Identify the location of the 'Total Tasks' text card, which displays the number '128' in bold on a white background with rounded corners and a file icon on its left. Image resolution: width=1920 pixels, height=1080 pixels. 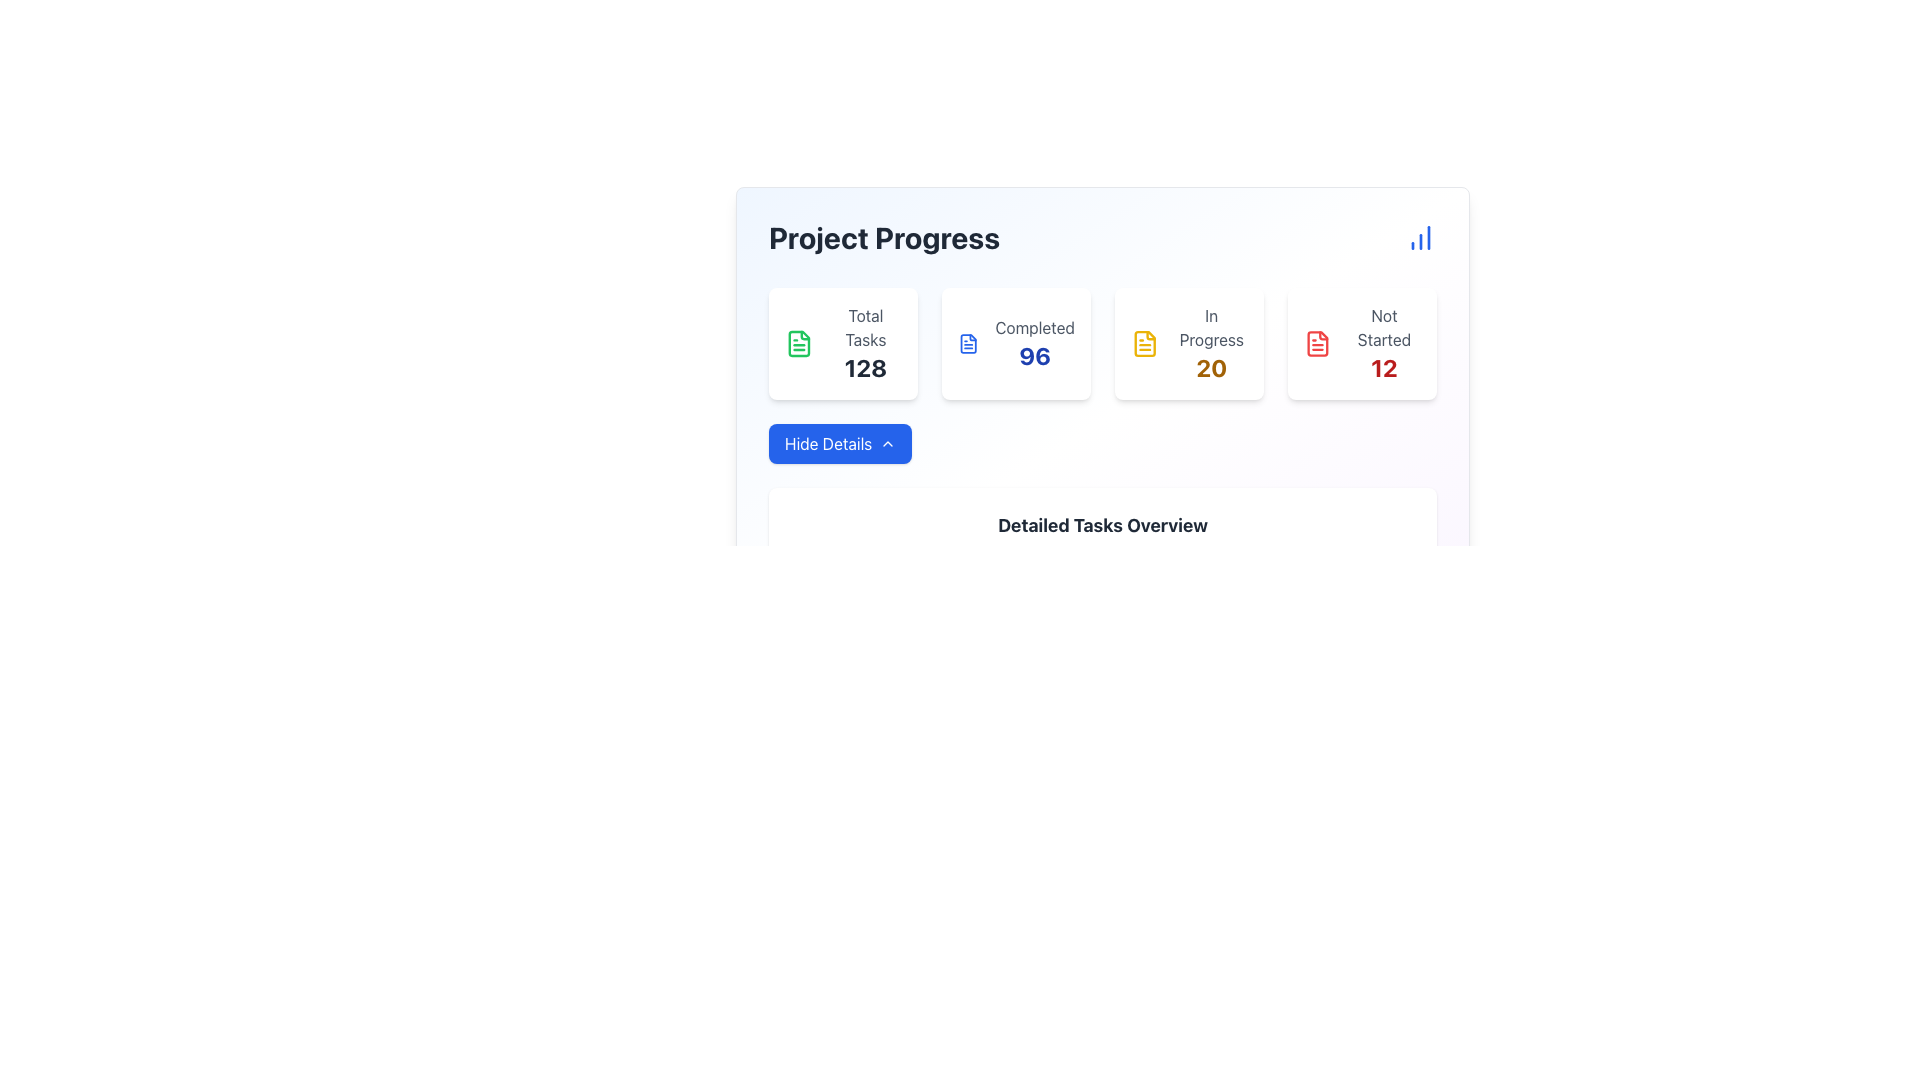
(865, 342).